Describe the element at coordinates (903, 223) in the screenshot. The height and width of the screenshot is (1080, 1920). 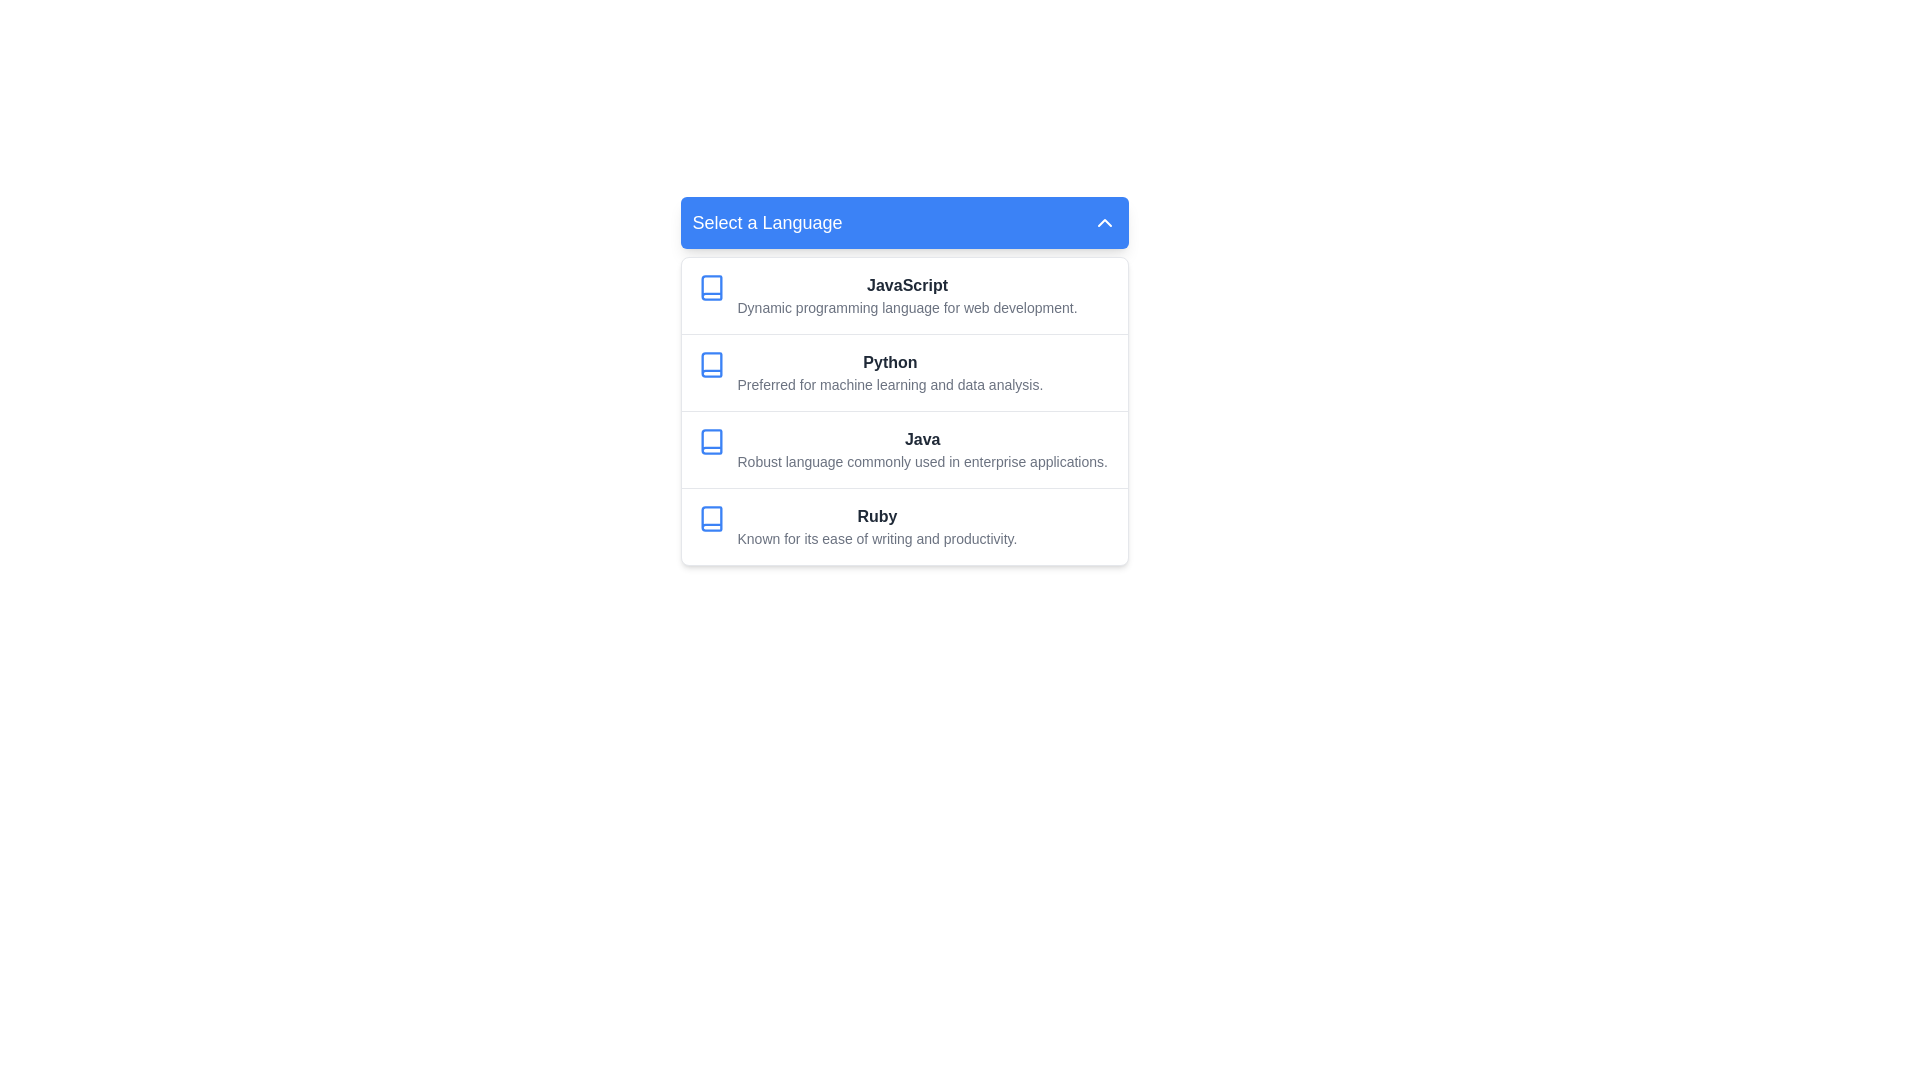
I see `the dropdown toggle button at the top section of the dropdown menu interface` at that location.